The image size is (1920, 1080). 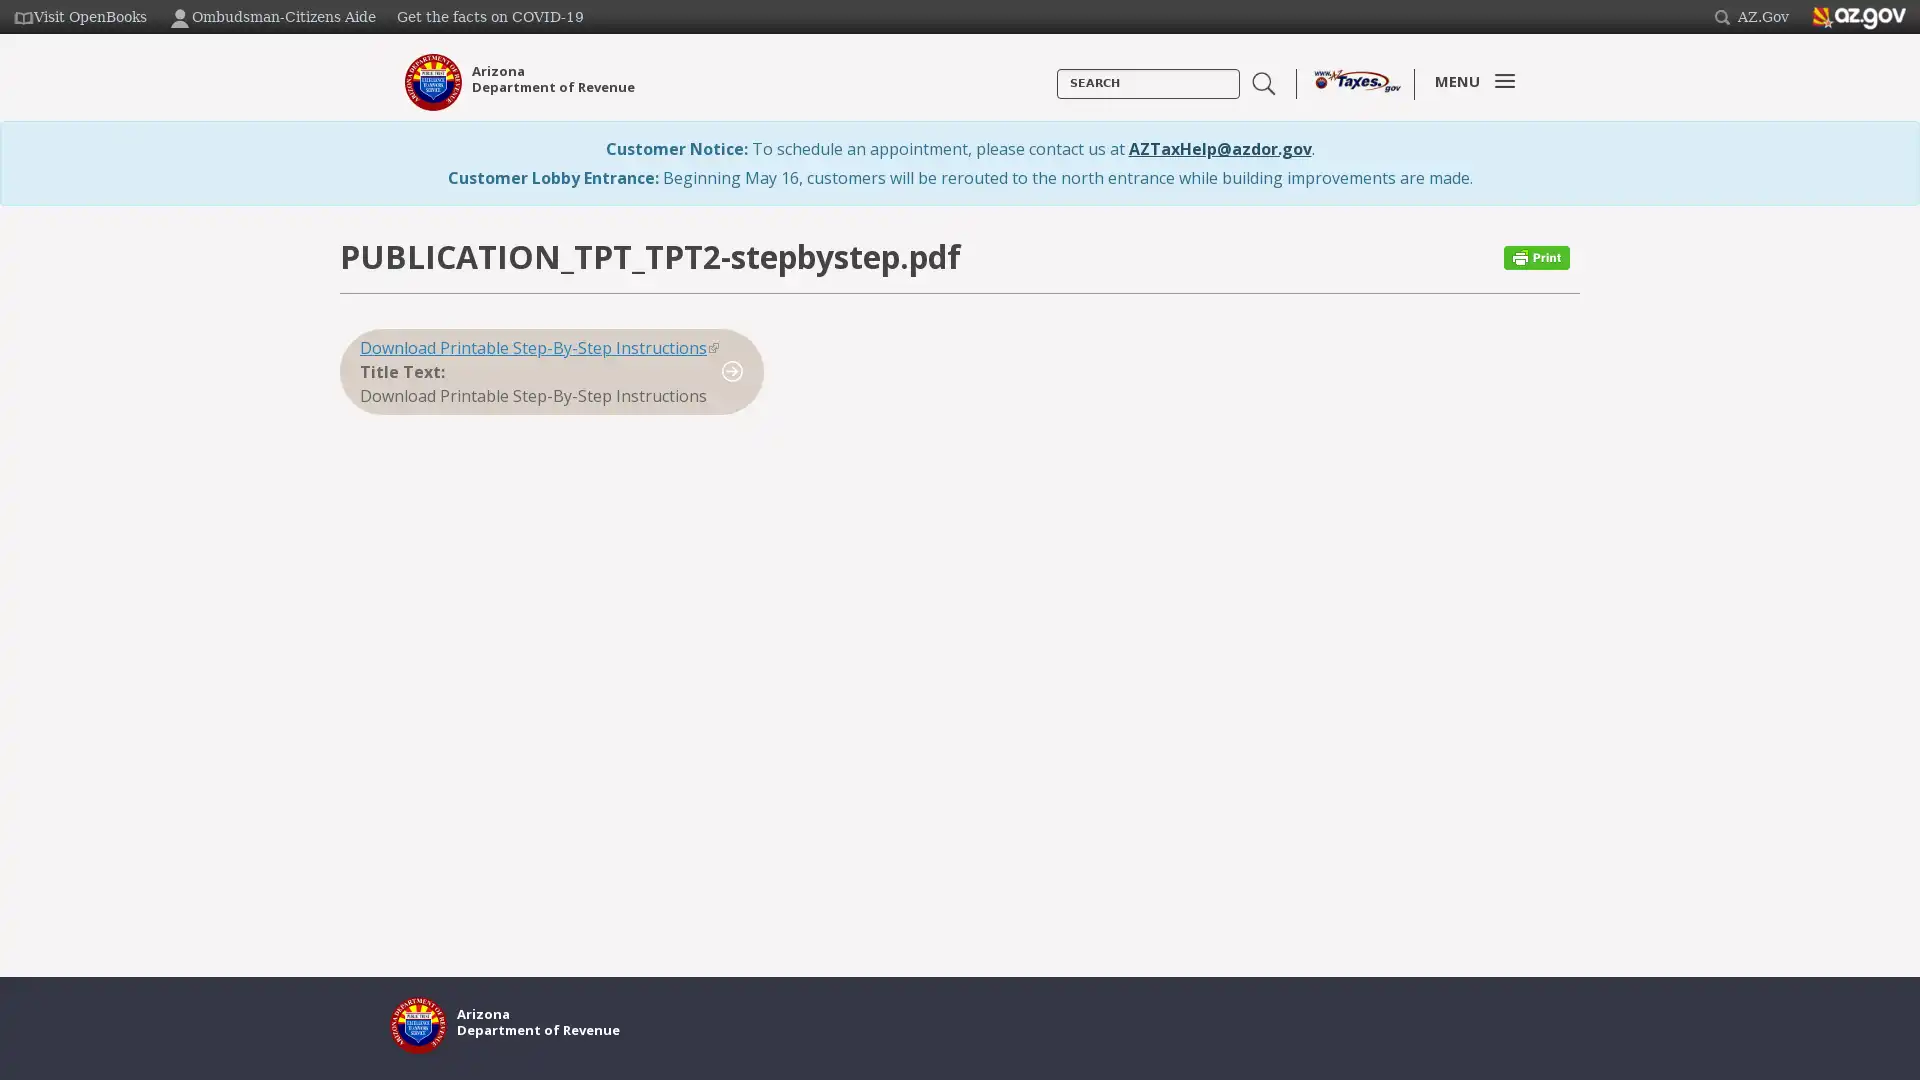 What do you see at coordinates (1469, 80) in the screenshot?
I see `MENU` at bounding box center [1469, 80].